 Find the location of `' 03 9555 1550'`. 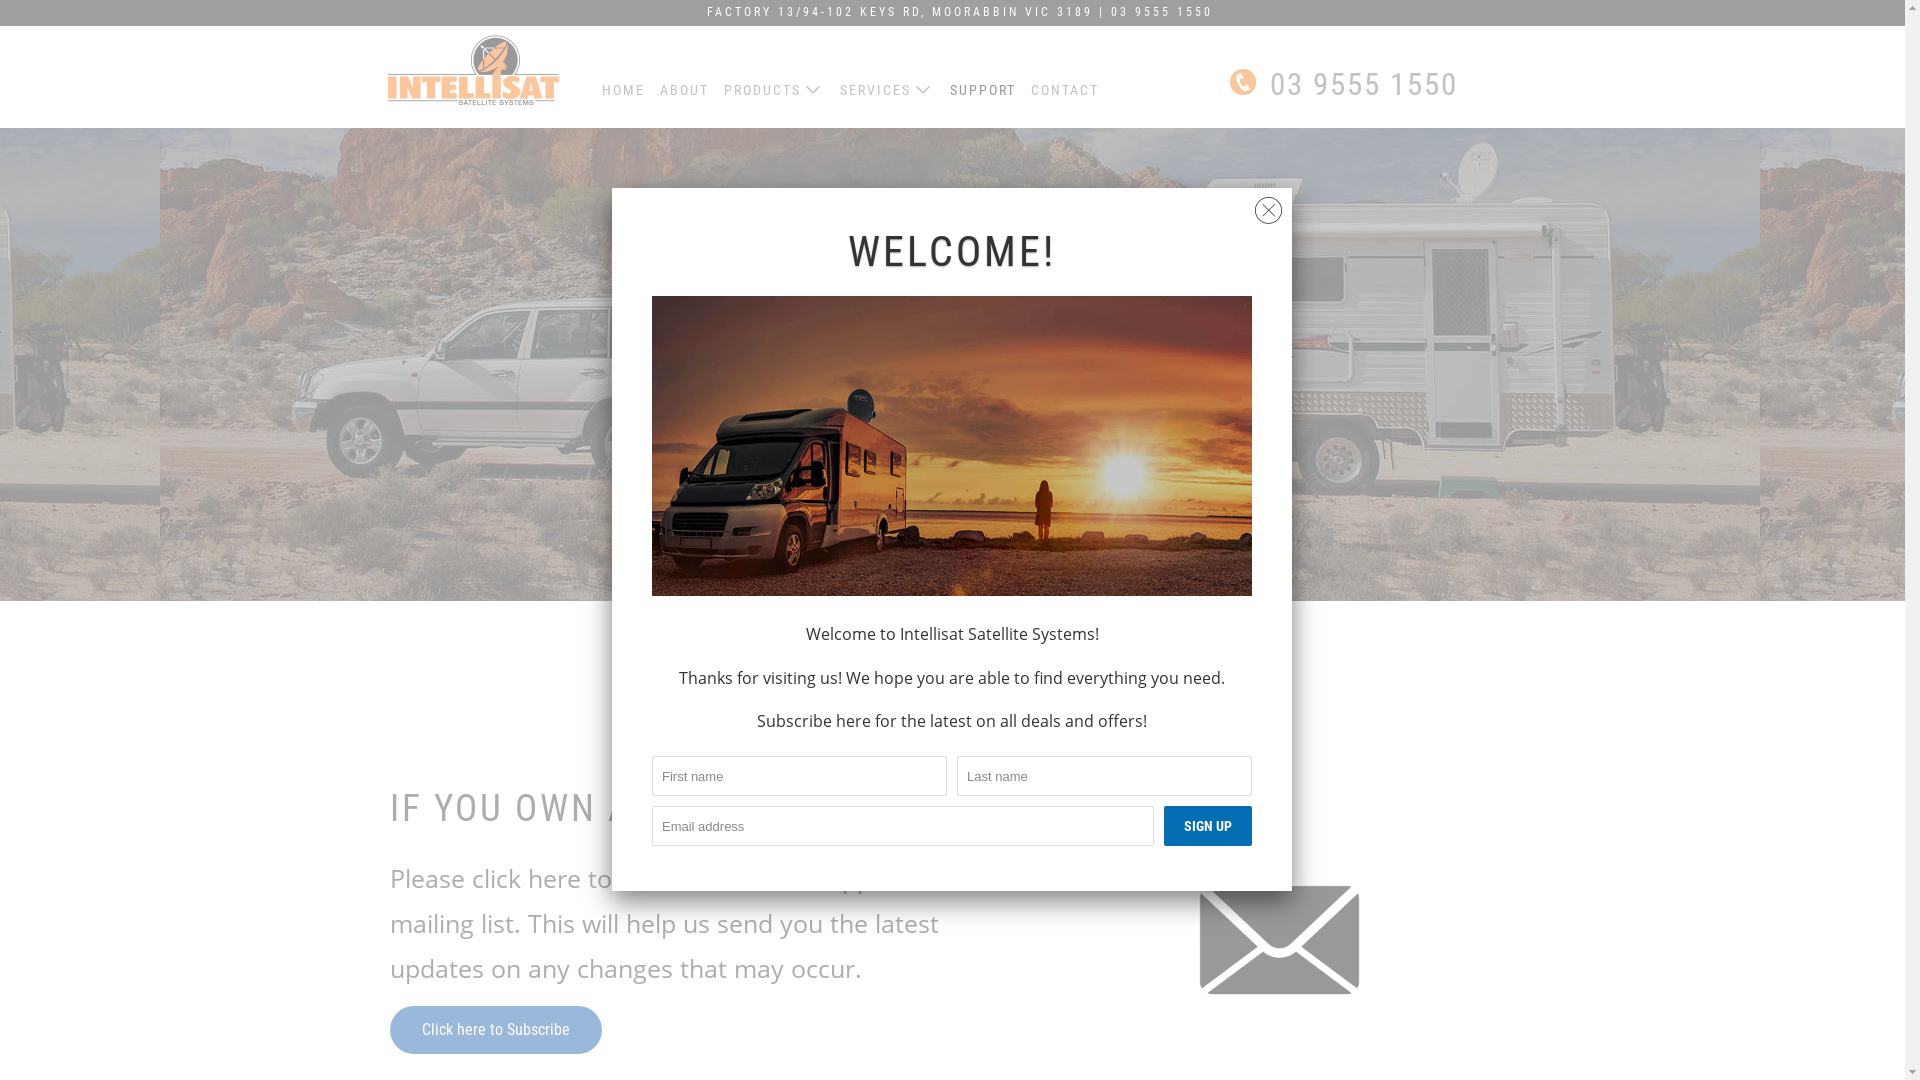

' 03 9555 1550' is located at coordinates (1224, 82).